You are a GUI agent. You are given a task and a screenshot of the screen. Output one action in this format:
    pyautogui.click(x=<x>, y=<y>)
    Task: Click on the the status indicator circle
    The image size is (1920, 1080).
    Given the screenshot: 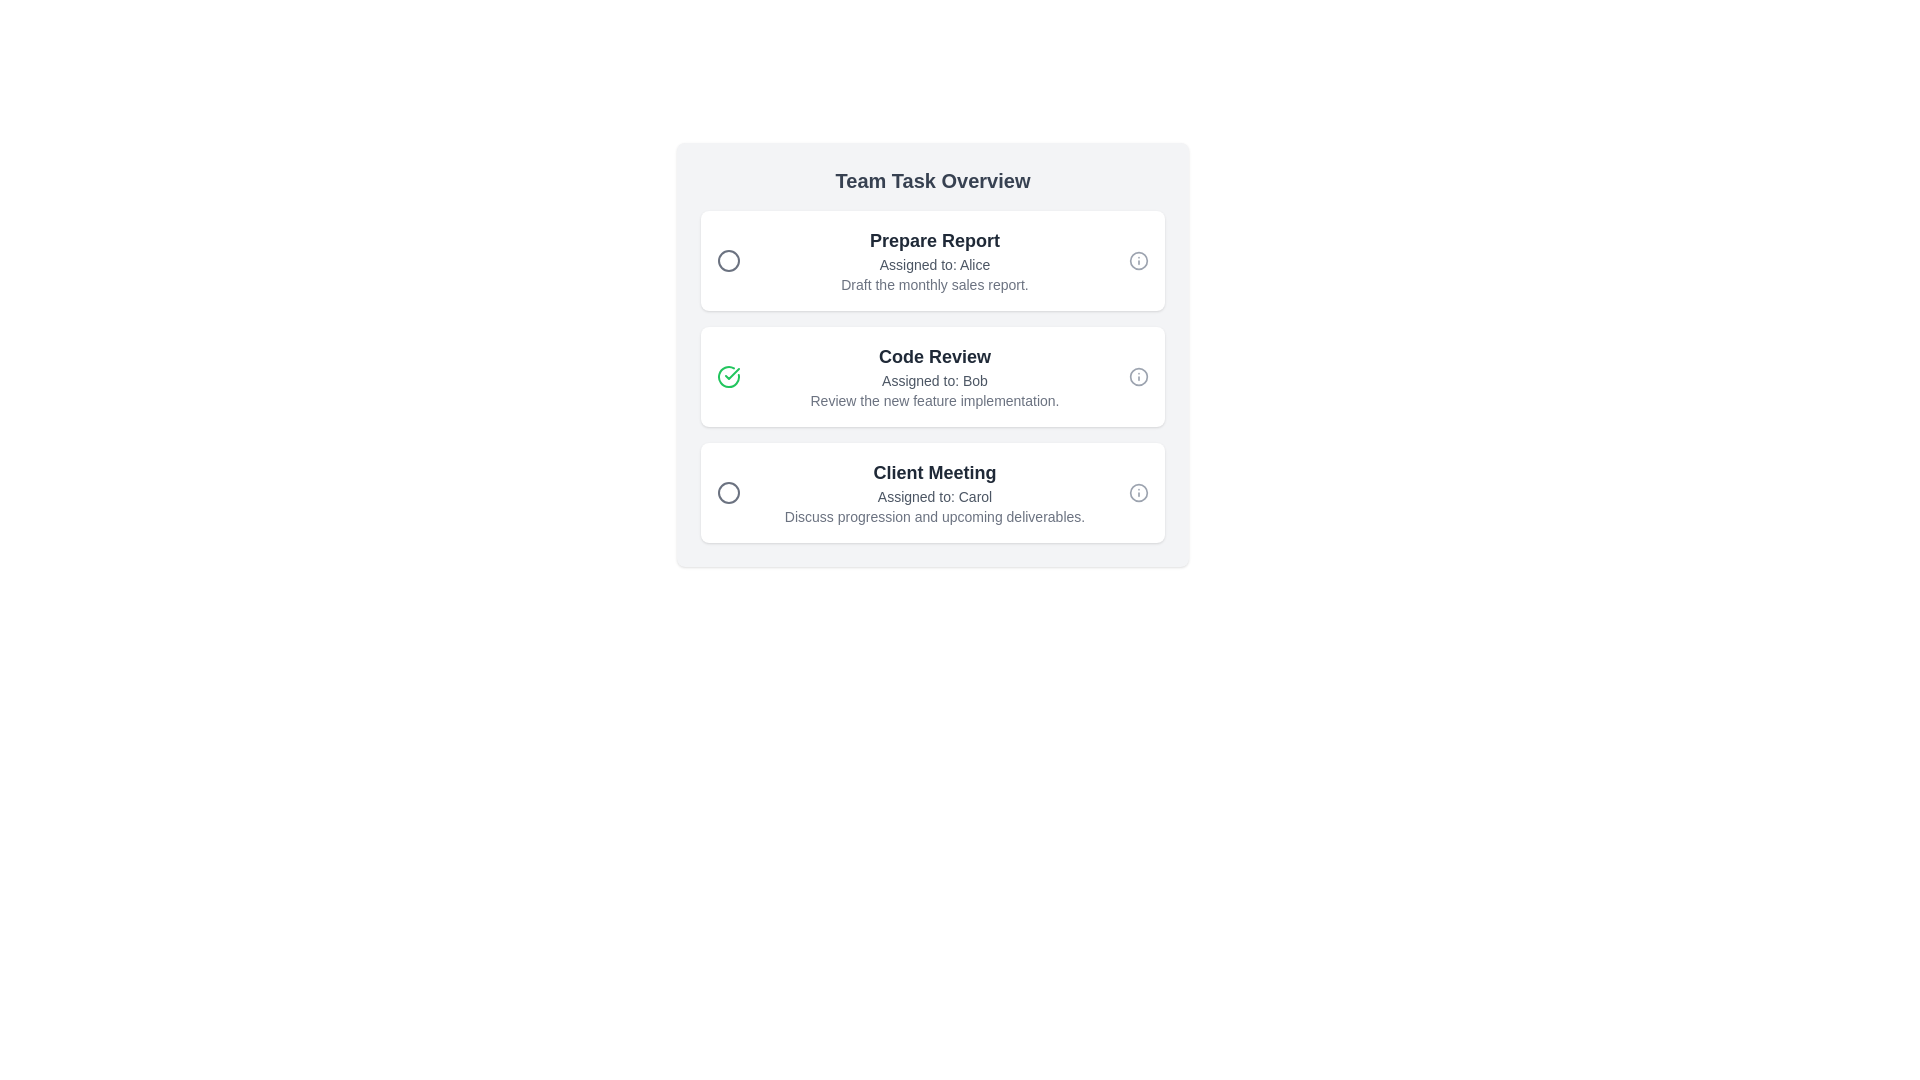 What is the action you would take?
    pyautogui.click(x=728, y=260)
    